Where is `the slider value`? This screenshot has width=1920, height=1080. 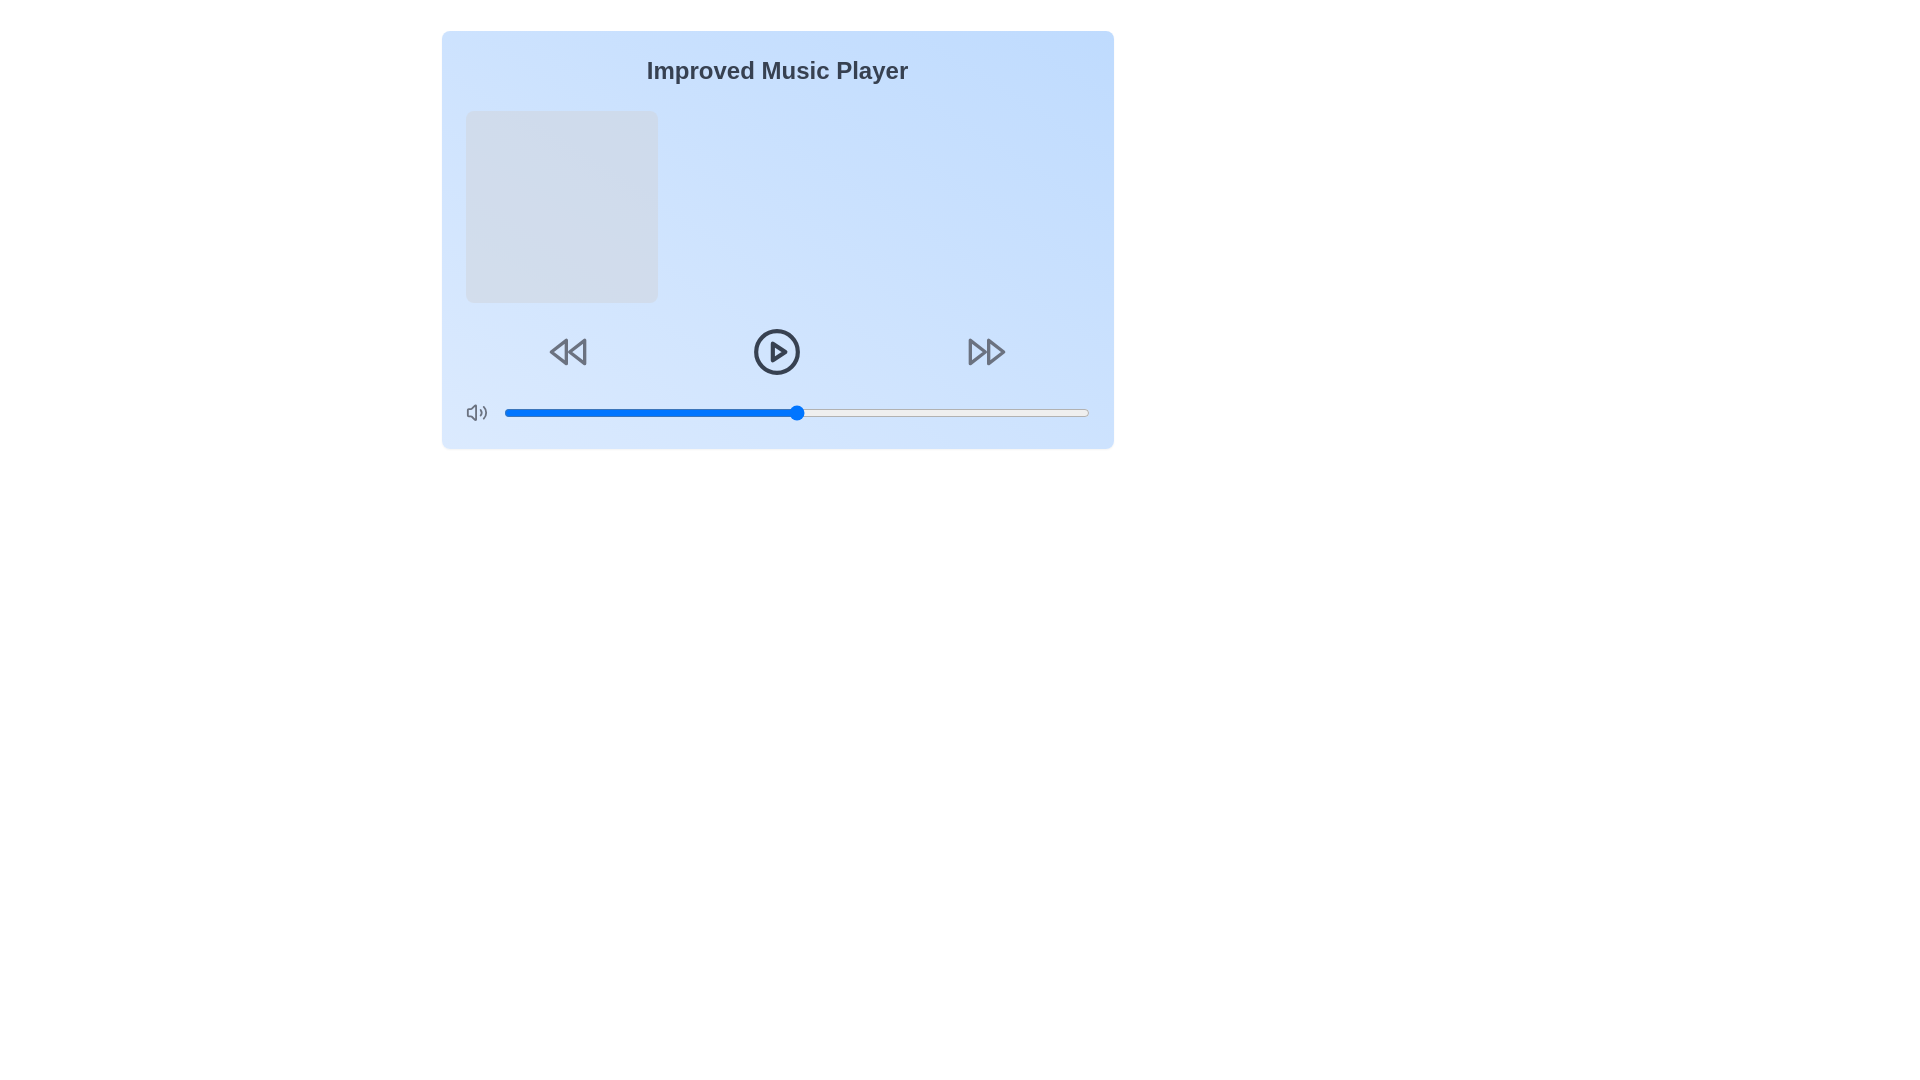 the slider value is located at coordinates (673, 411).